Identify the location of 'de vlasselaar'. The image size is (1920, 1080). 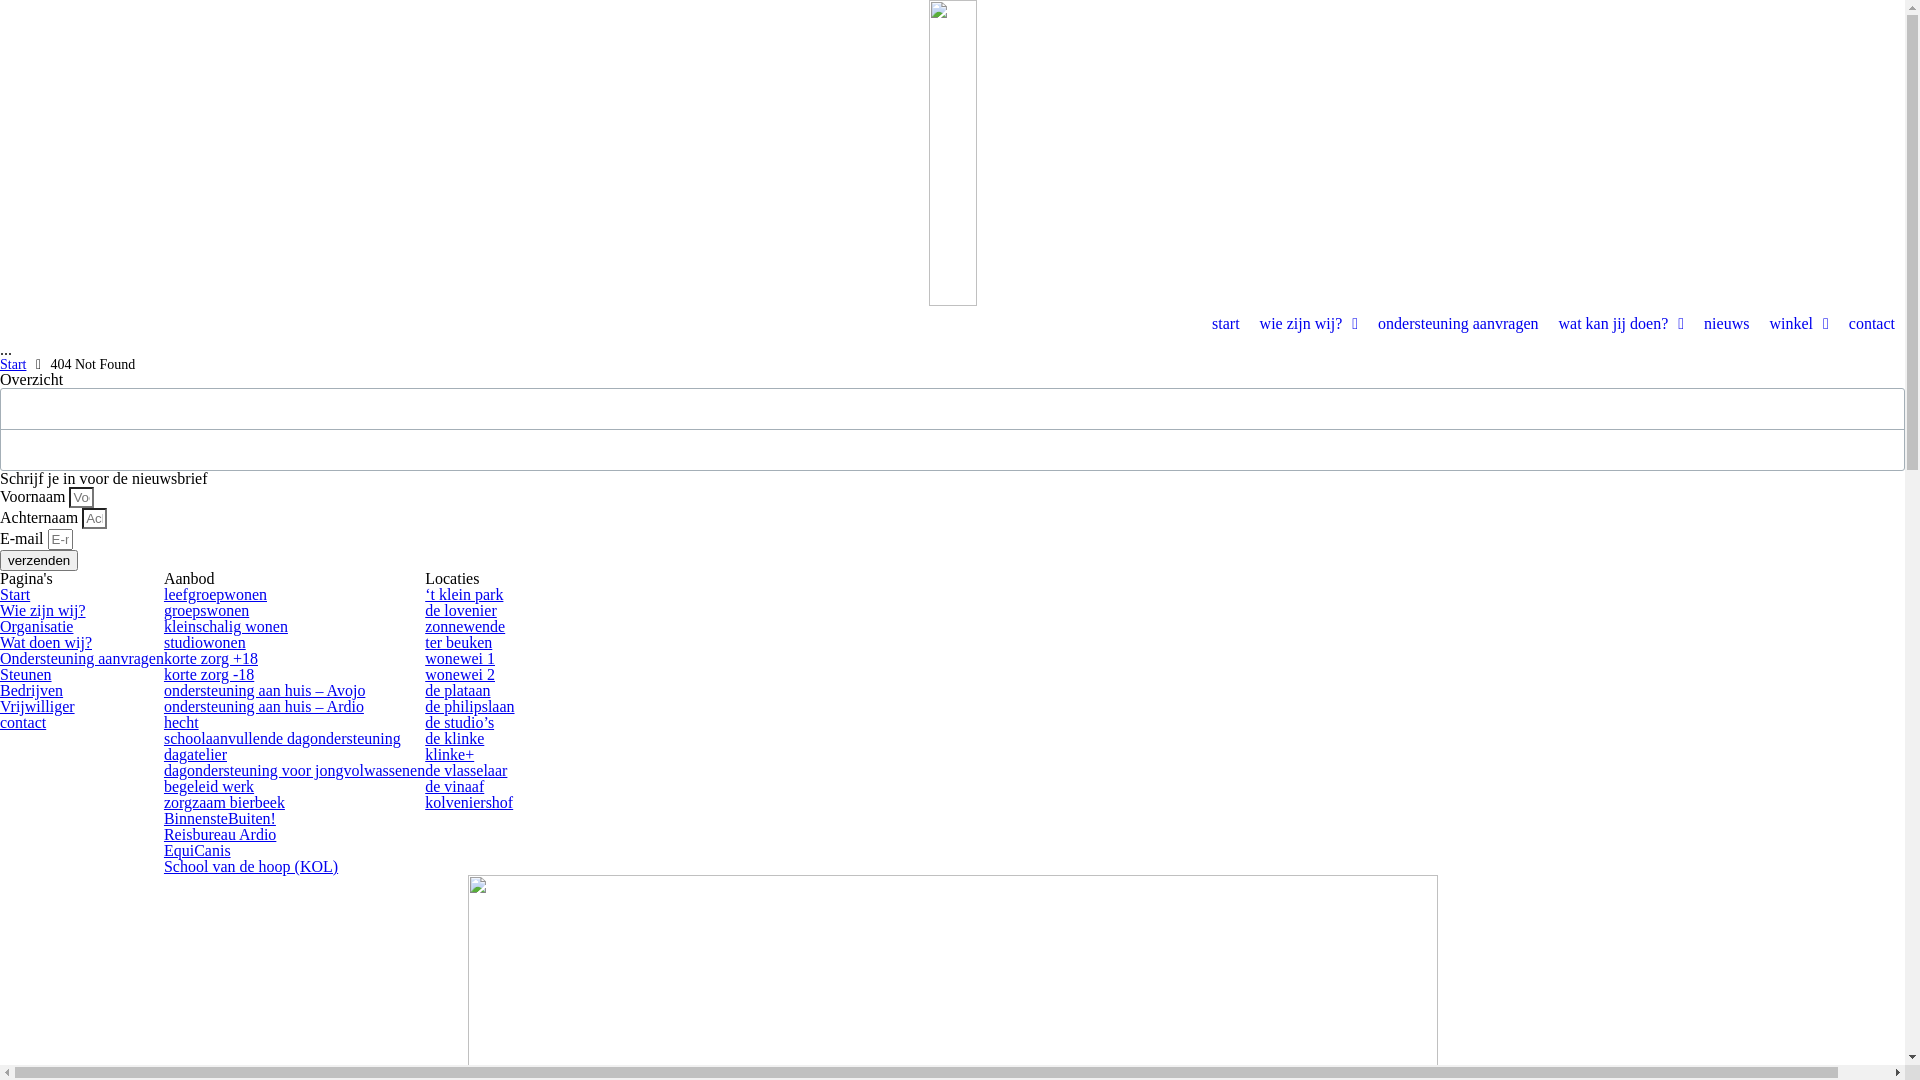
(464, 769).